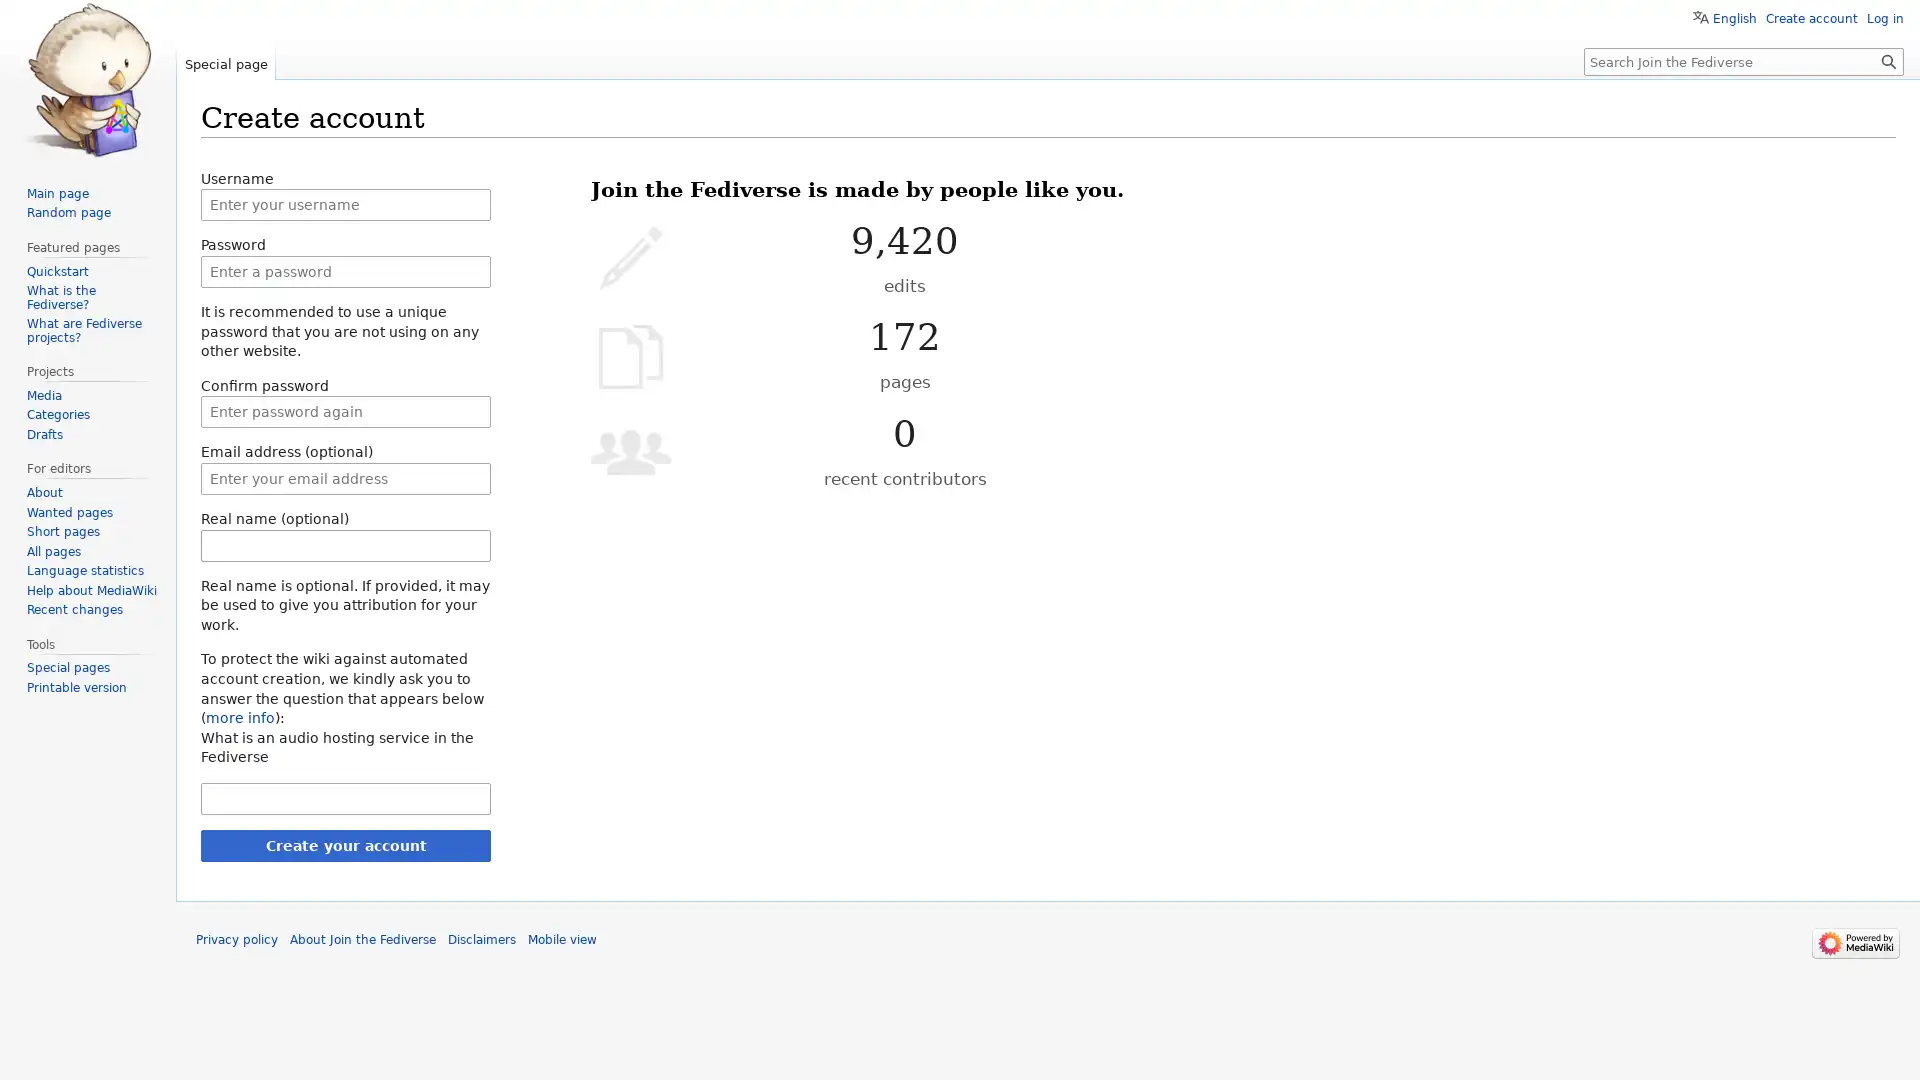 The width and height of the screenshot is (1920, 1080). What do you see at coordinates (1888, 60) in the screenshot?
I see `Search` at bounding box center [1888, 60].